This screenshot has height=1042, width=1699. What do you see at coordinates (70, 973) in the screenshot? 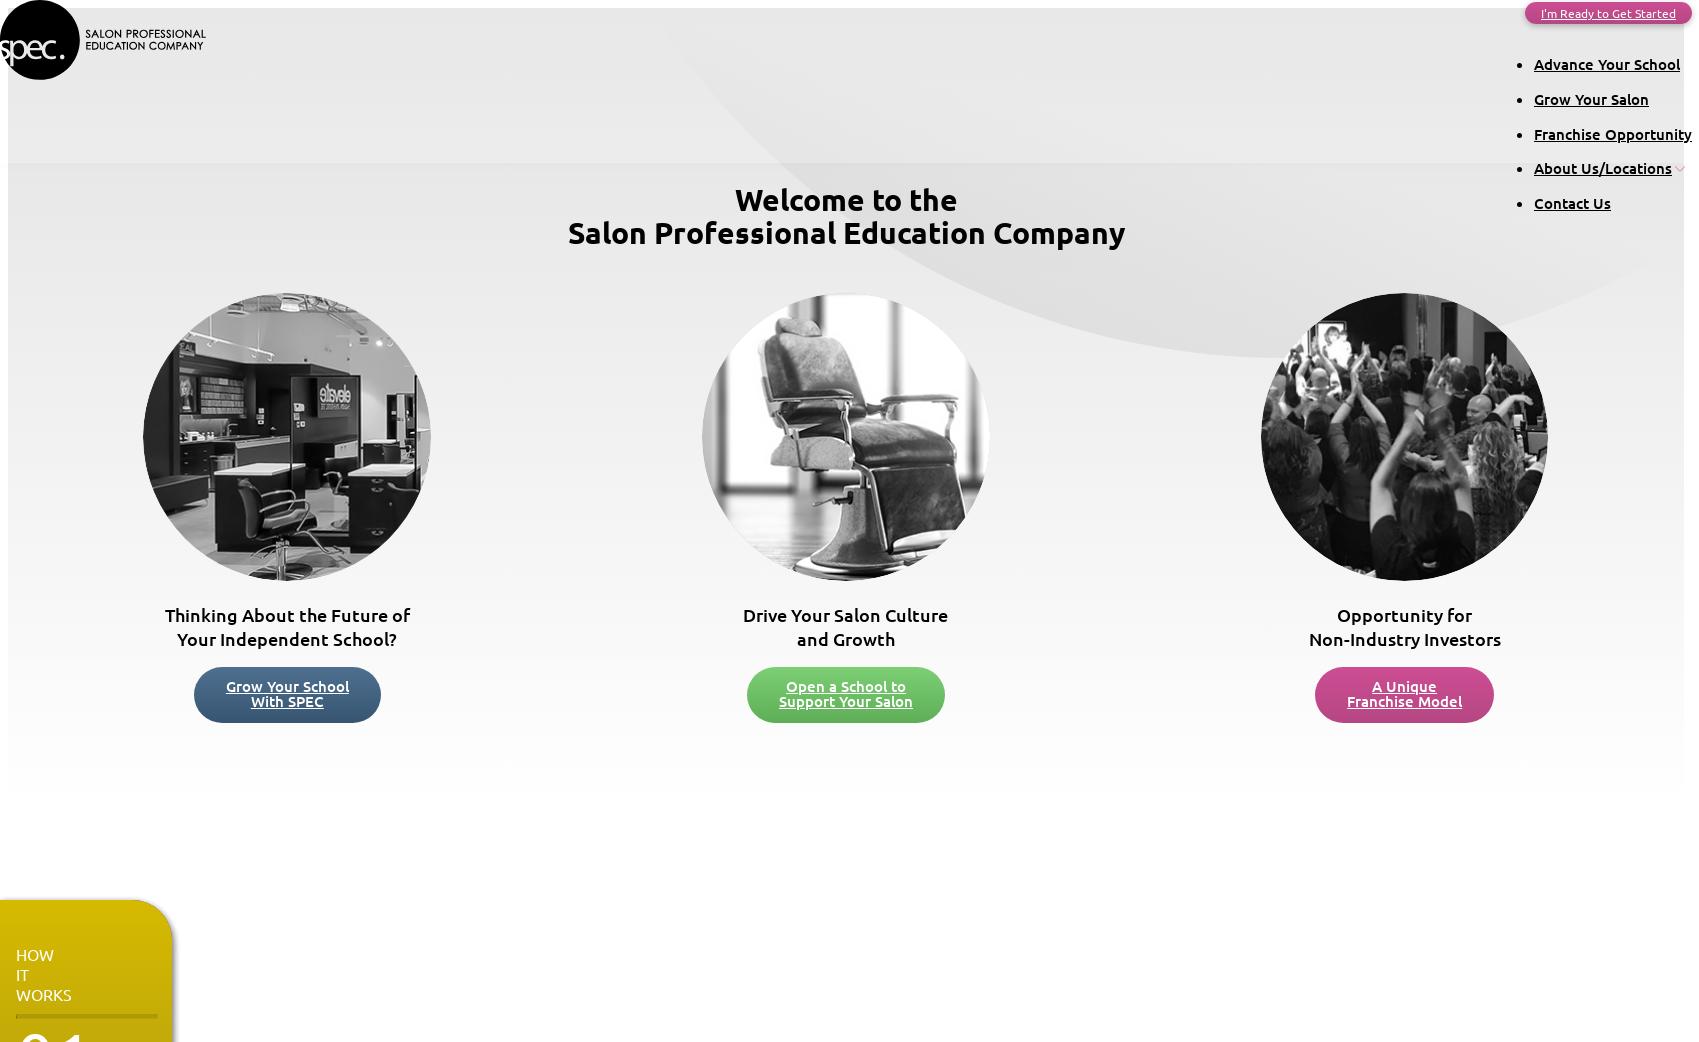
I see `'FRANCHISE OPPORTUNITY'` at bounding box center [70, 973].